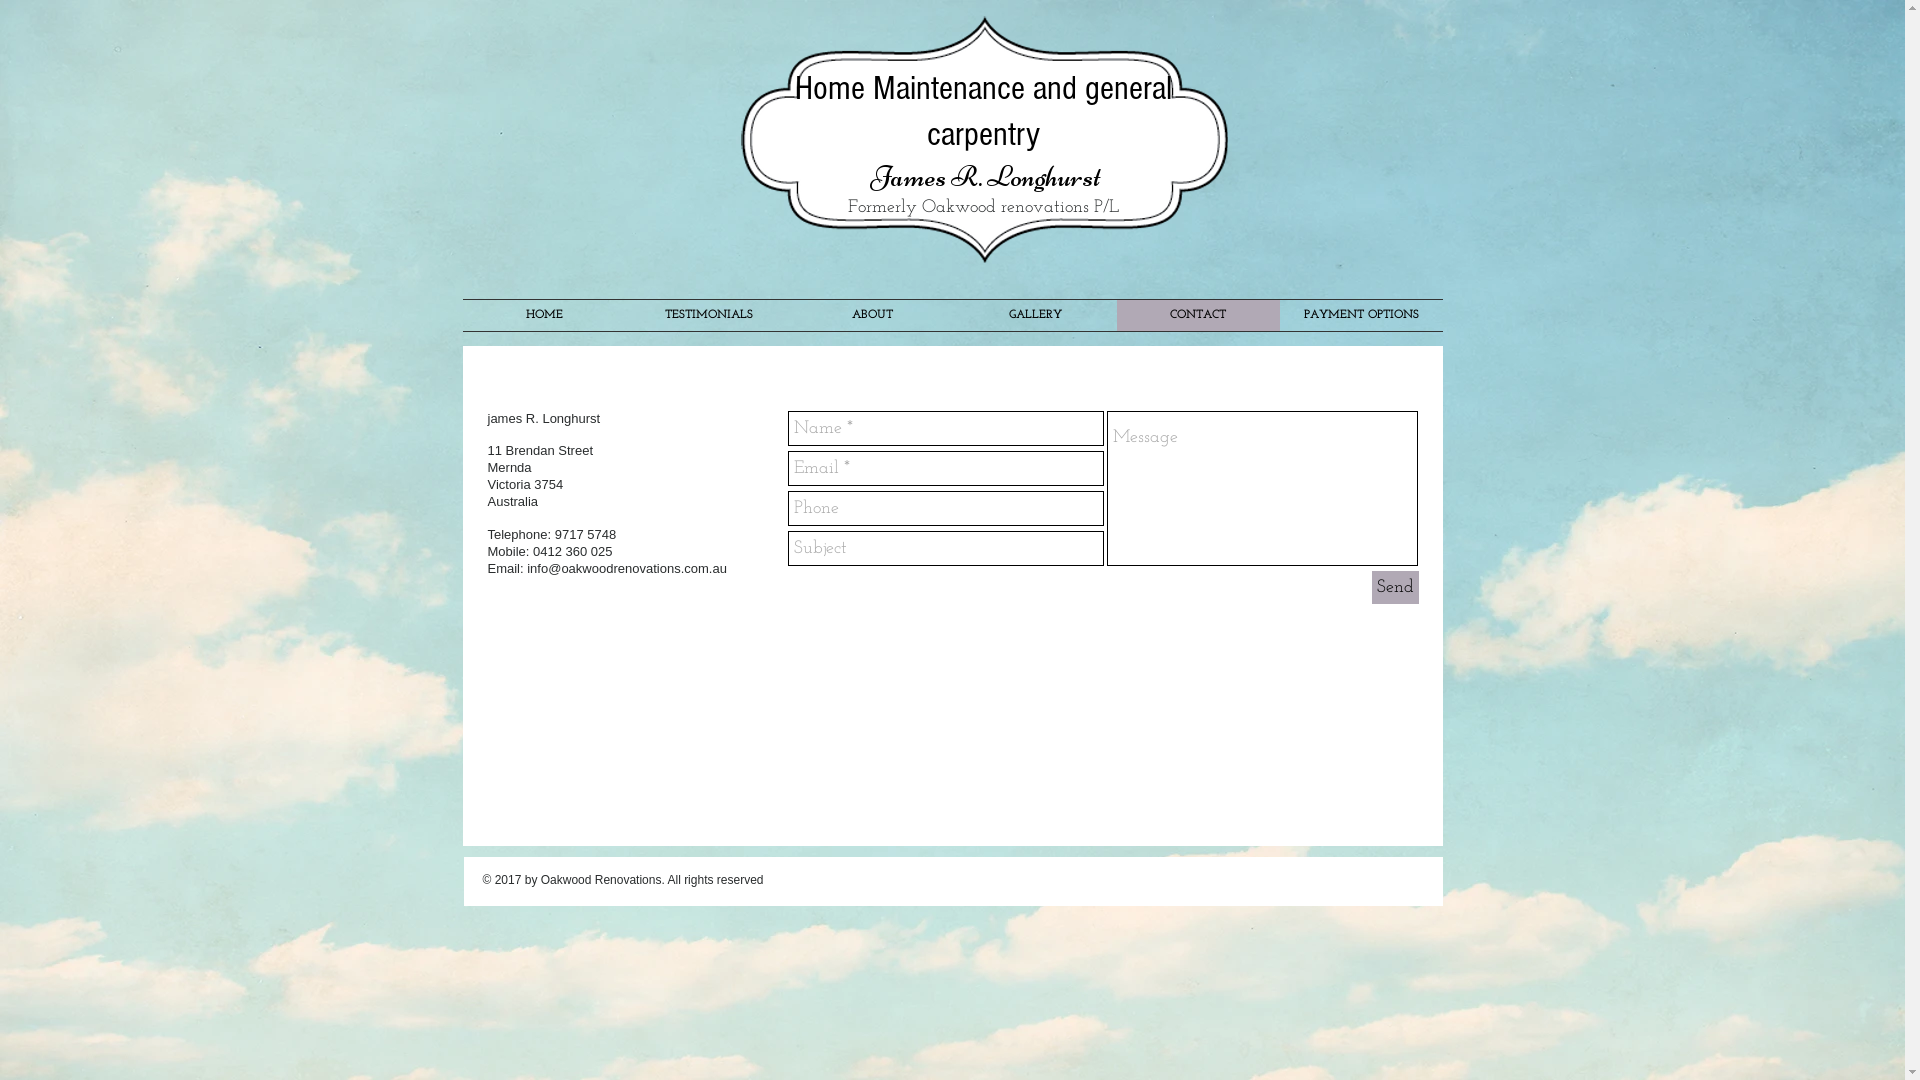  Describe the element at coordinates (871, 315) in the screenshot. I see `'ABOUT'` at that location.